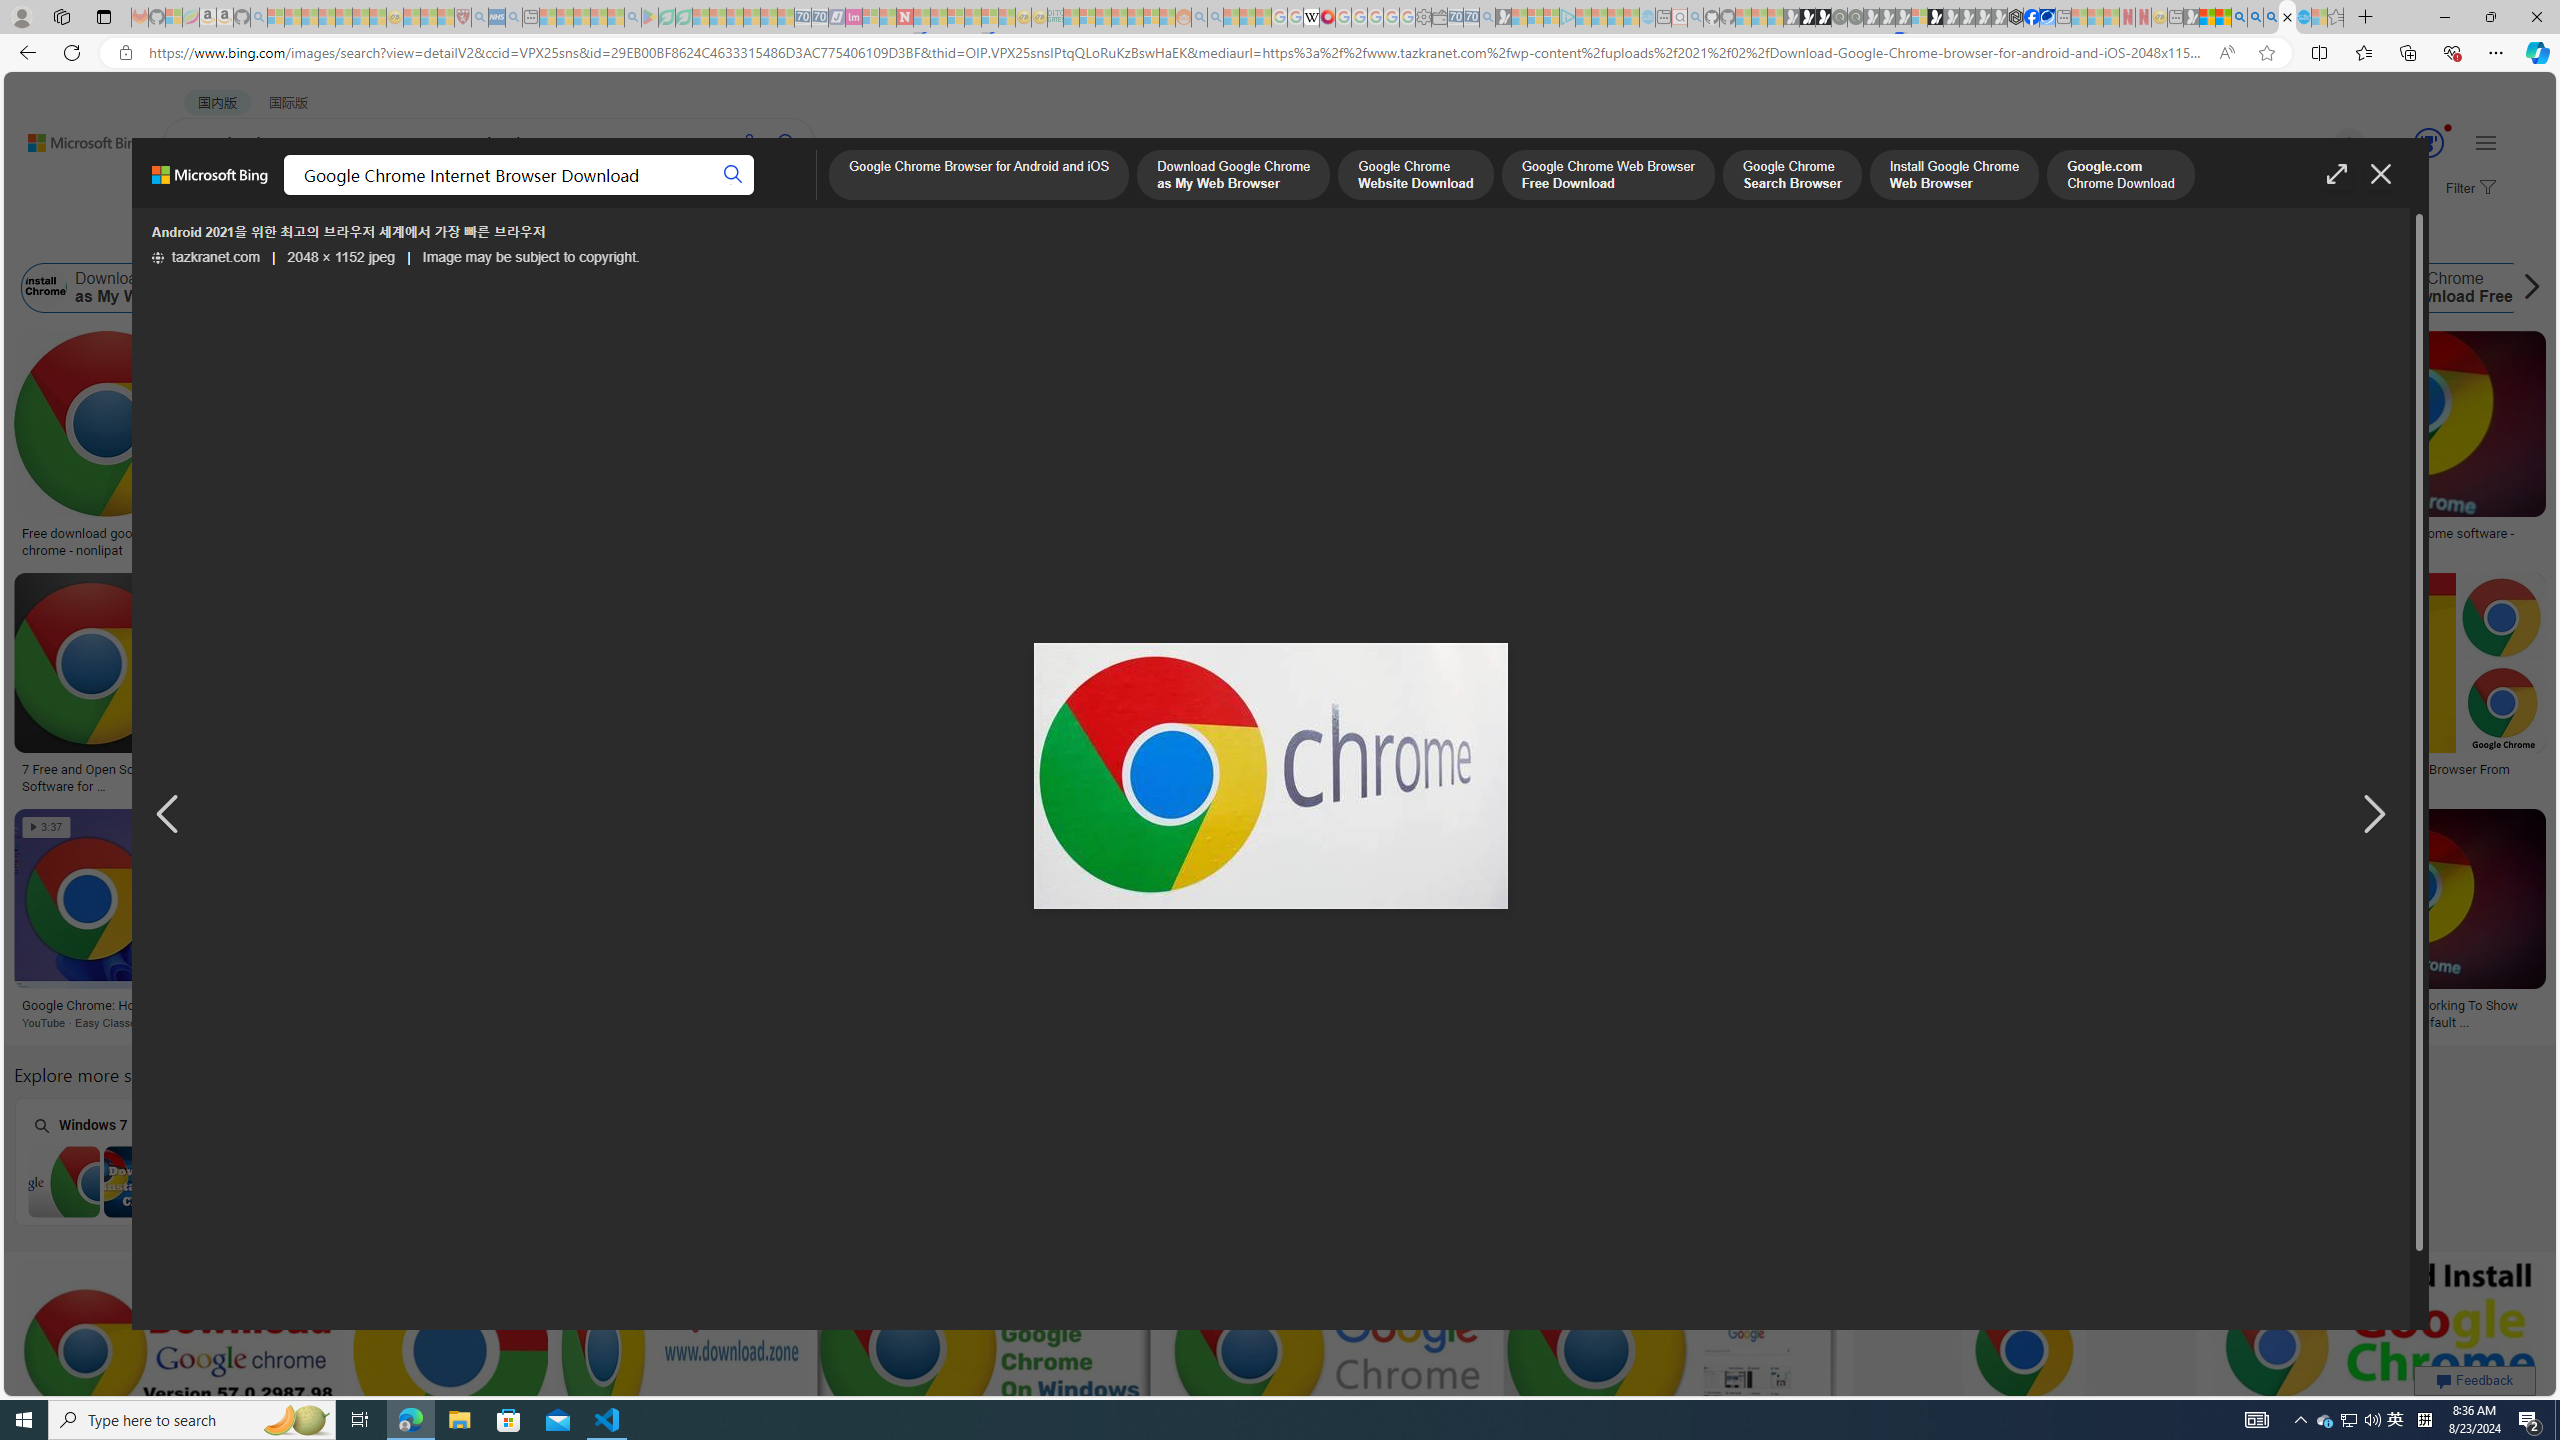 The image size is (2560, 1440). What do you see at coordinates (2484, 141) in the screenshot?
I see `'Settings and quick links'` at bounding box center [2484, 141].